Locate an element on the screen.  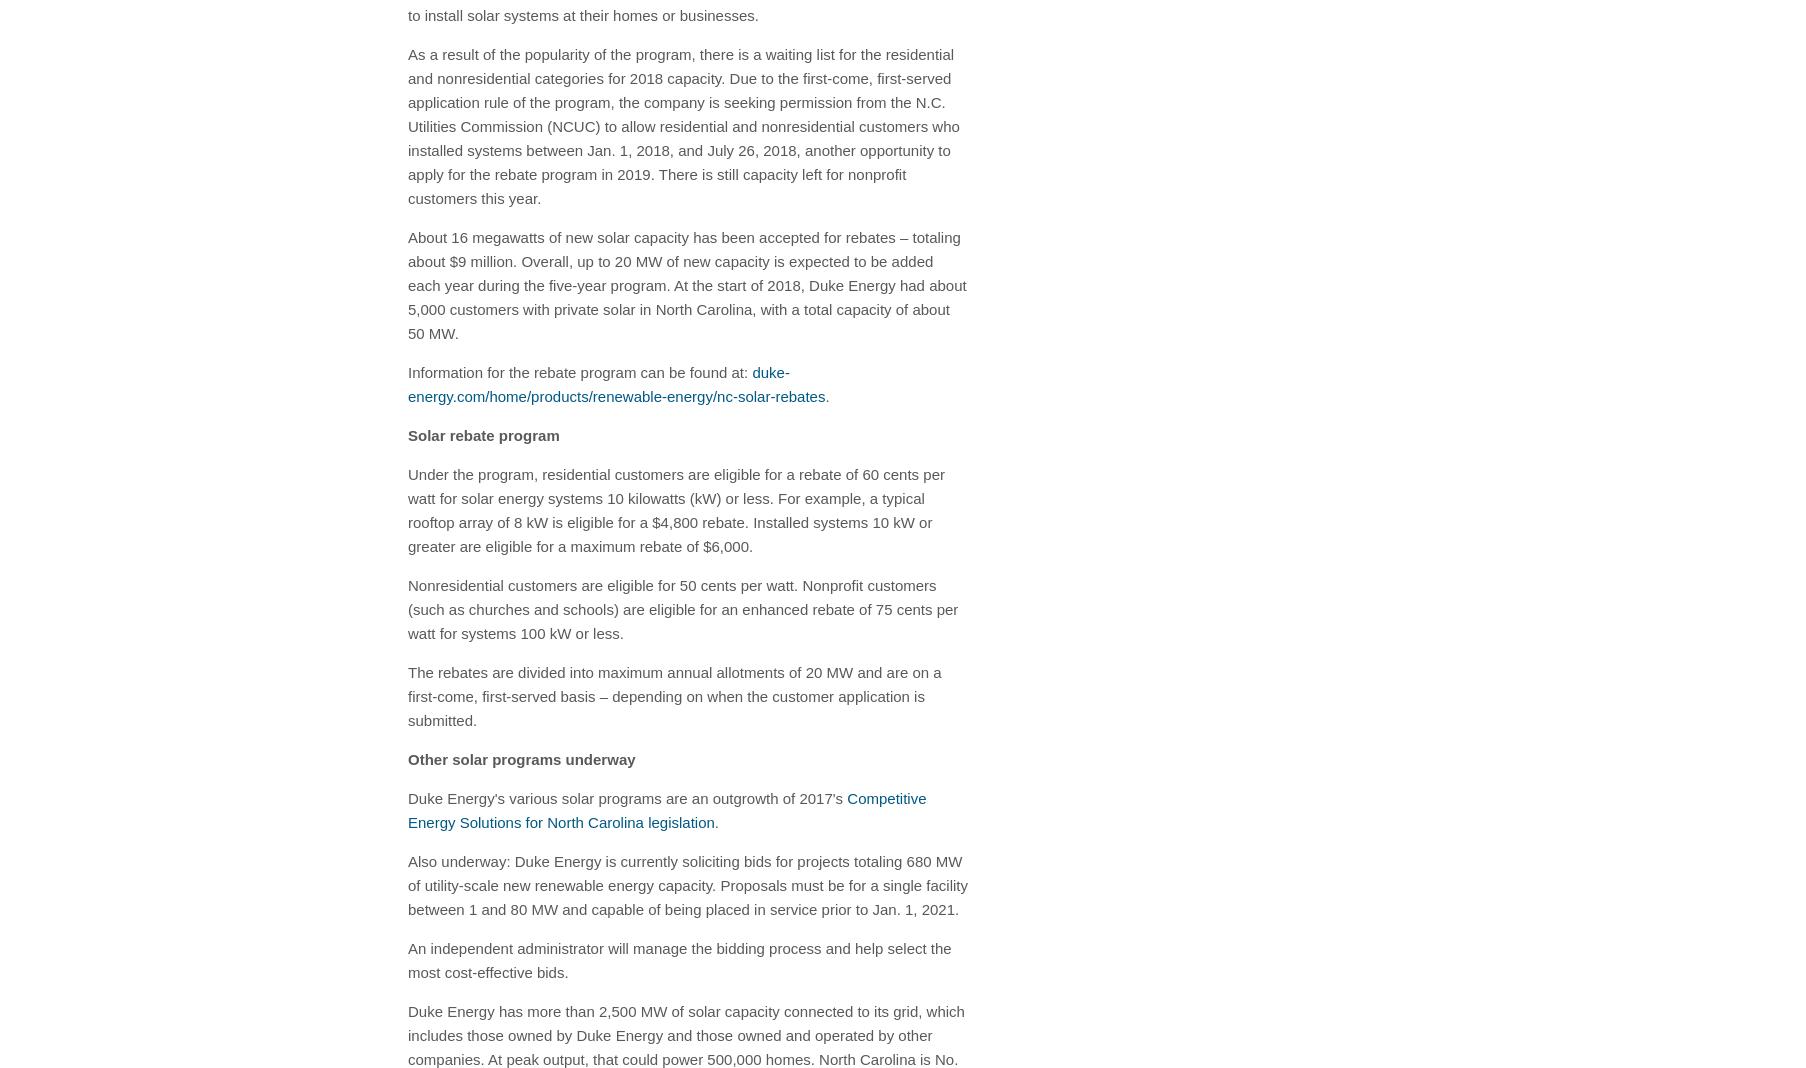
'per watt. Nonprofit customers (such as churches and schools) are eligible for an enhanced rebate of' is located at coordinates (406, 595).